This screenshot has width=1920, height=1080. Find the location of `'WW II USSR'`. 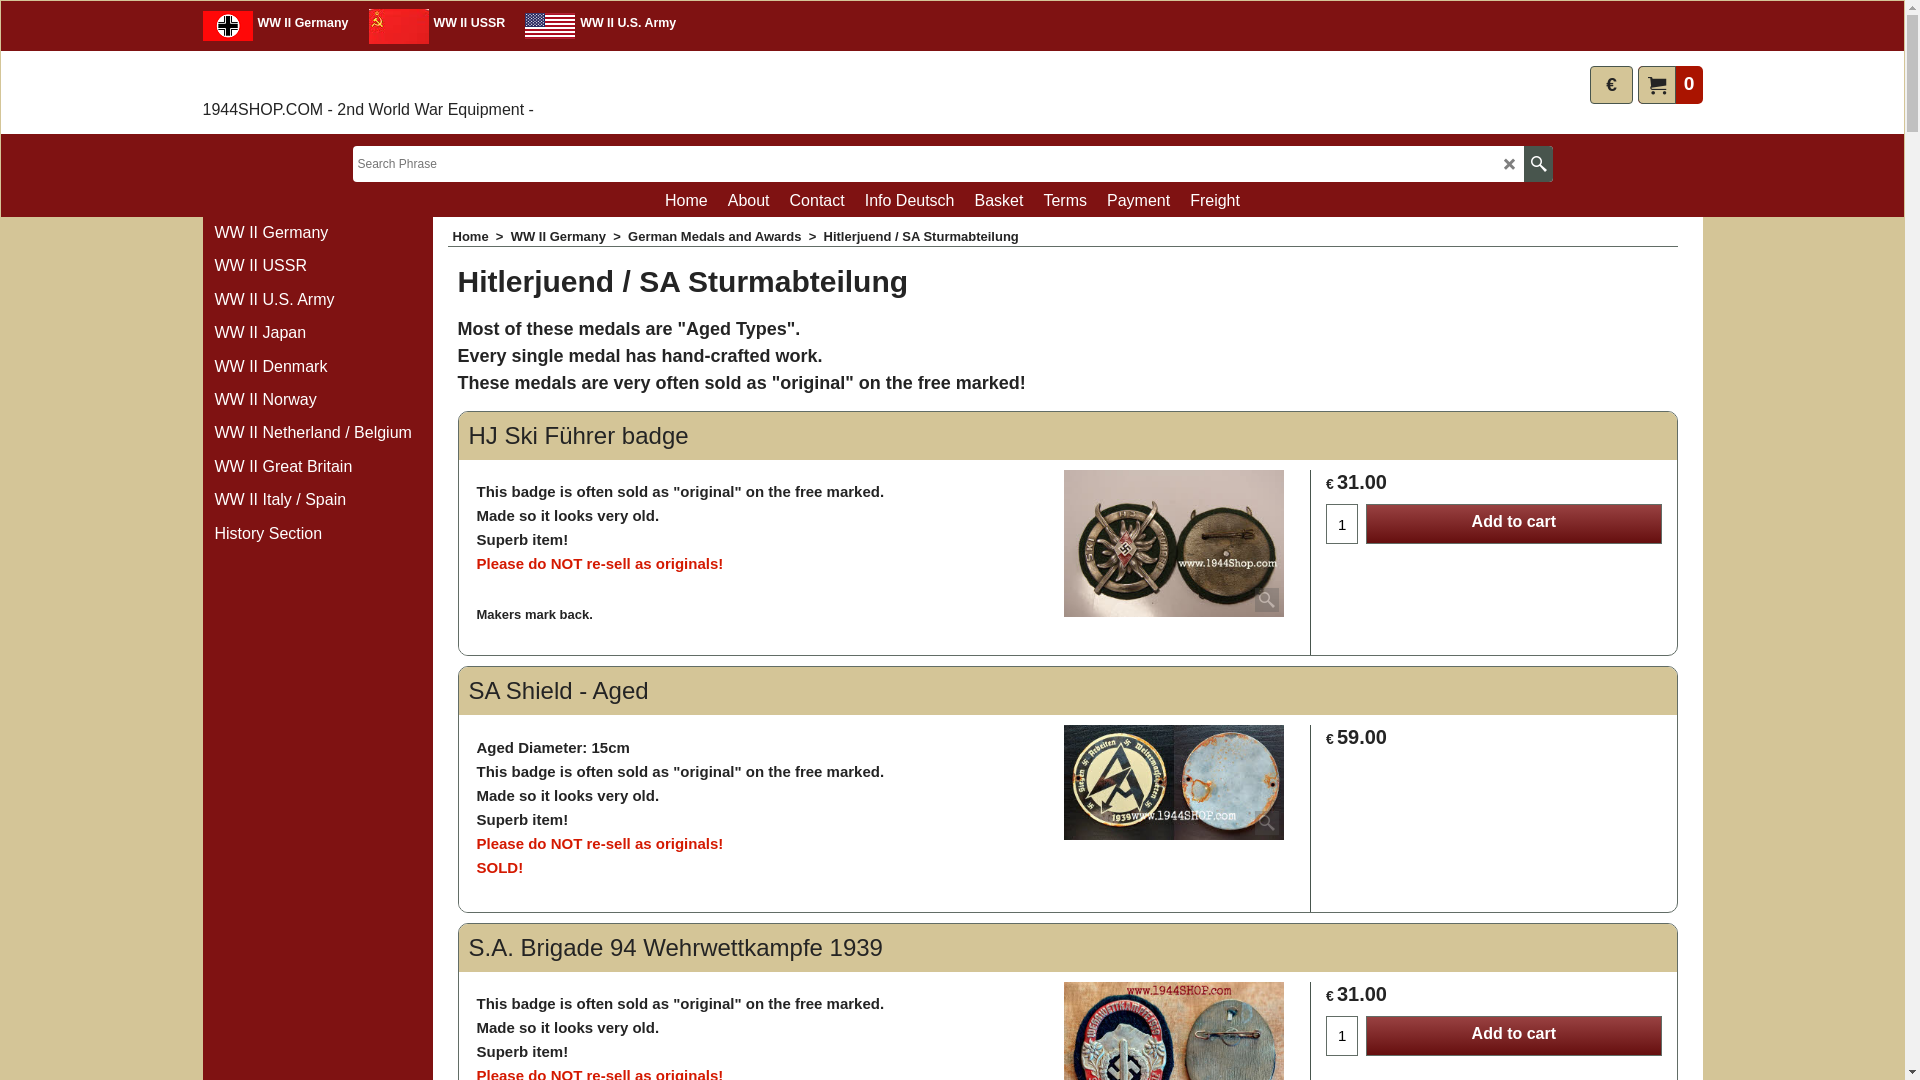

'WW II USSR' is located at coordinates (315, 265).